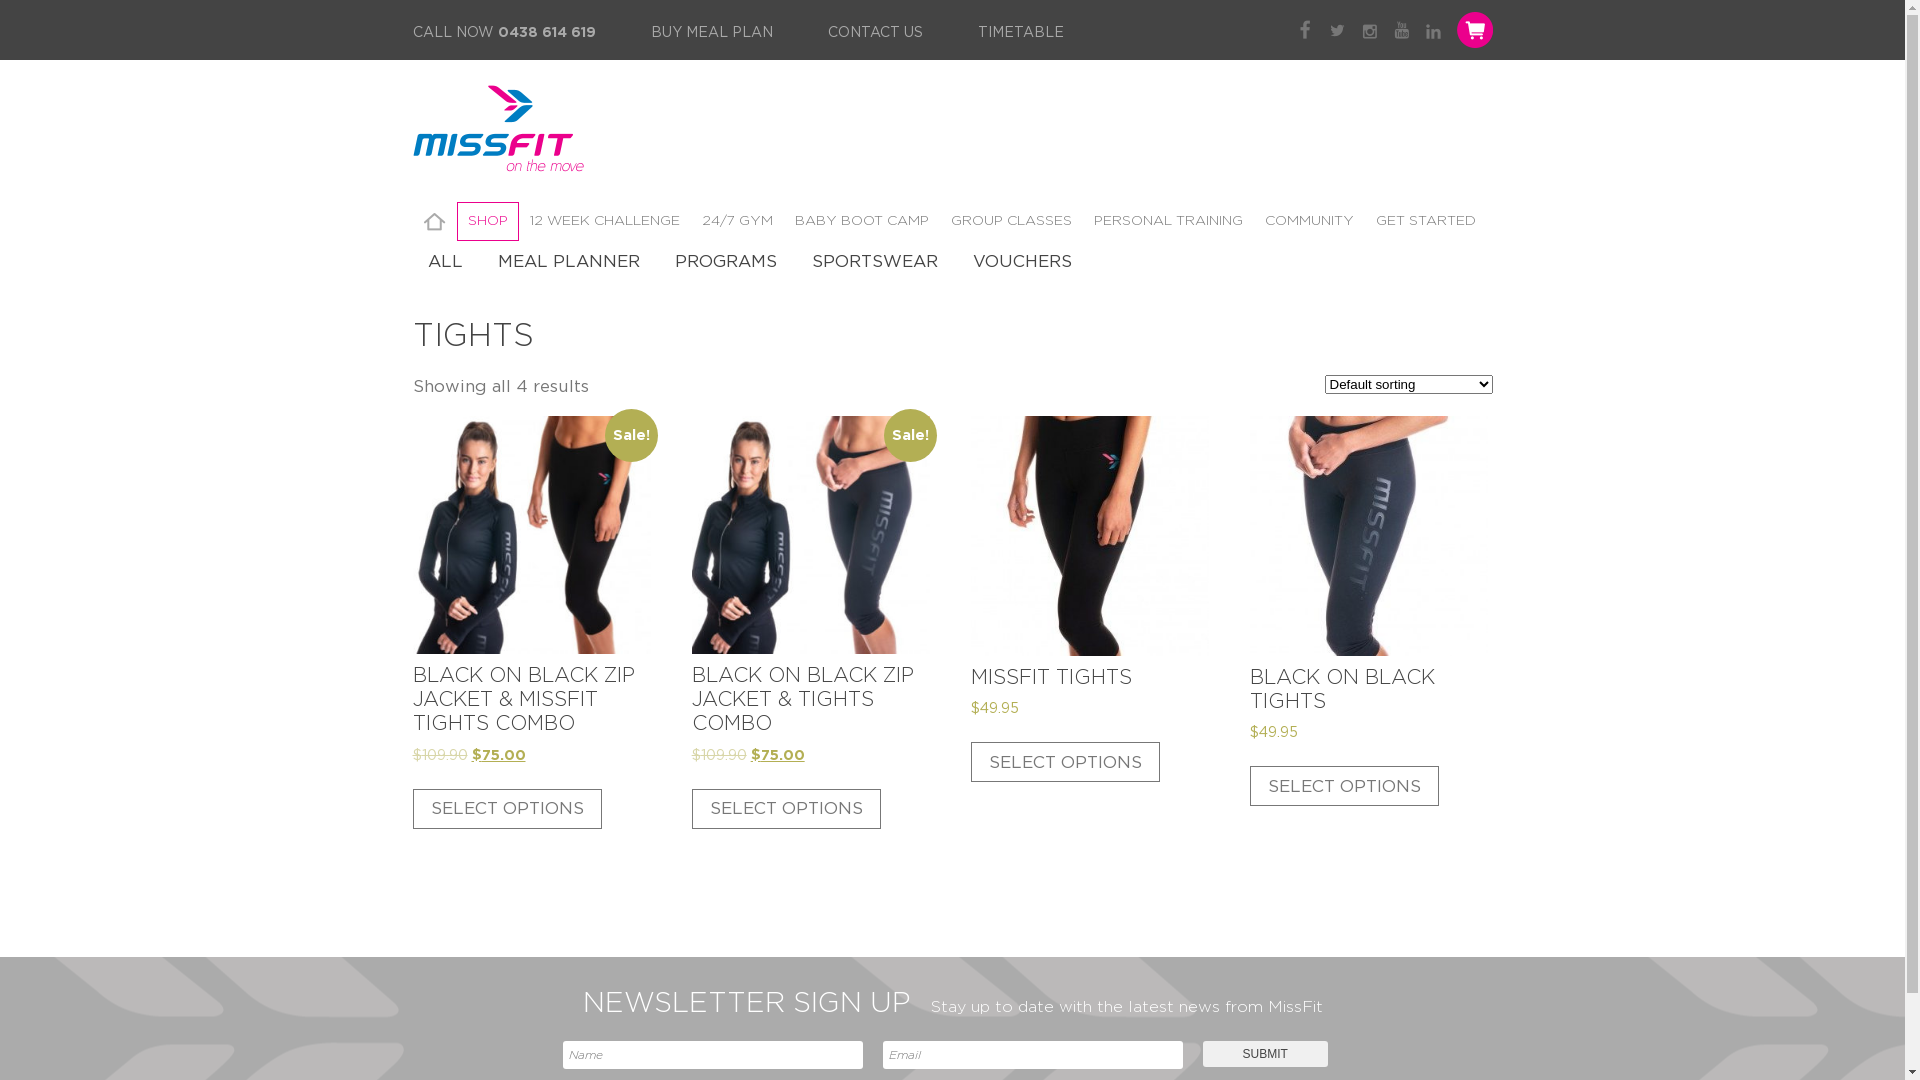  What do you see at coordinates (1368, 30) in the screenshot?
I see `'Instagram'` at bounding box center [1368, 30].